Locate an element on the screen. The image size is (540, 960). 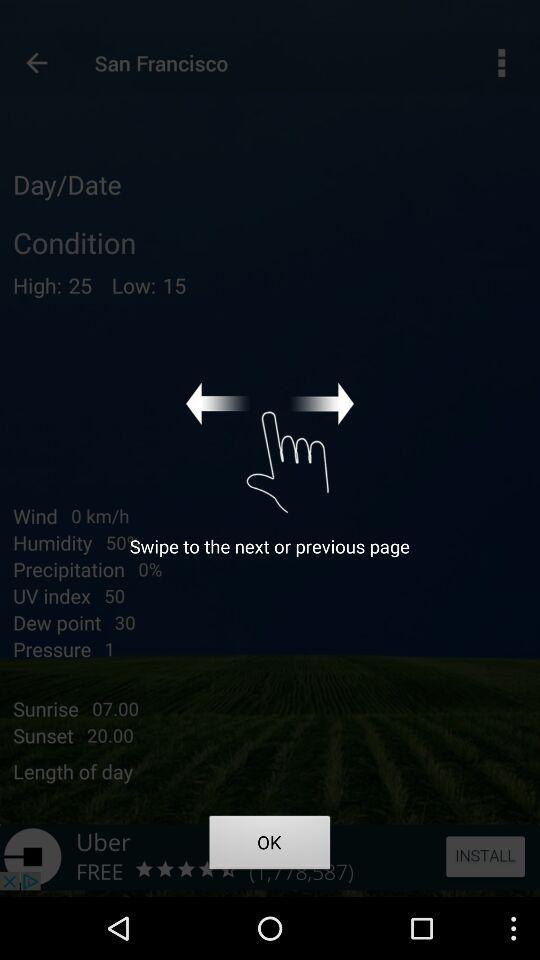
the ok item is located at coordinates (270, 844).